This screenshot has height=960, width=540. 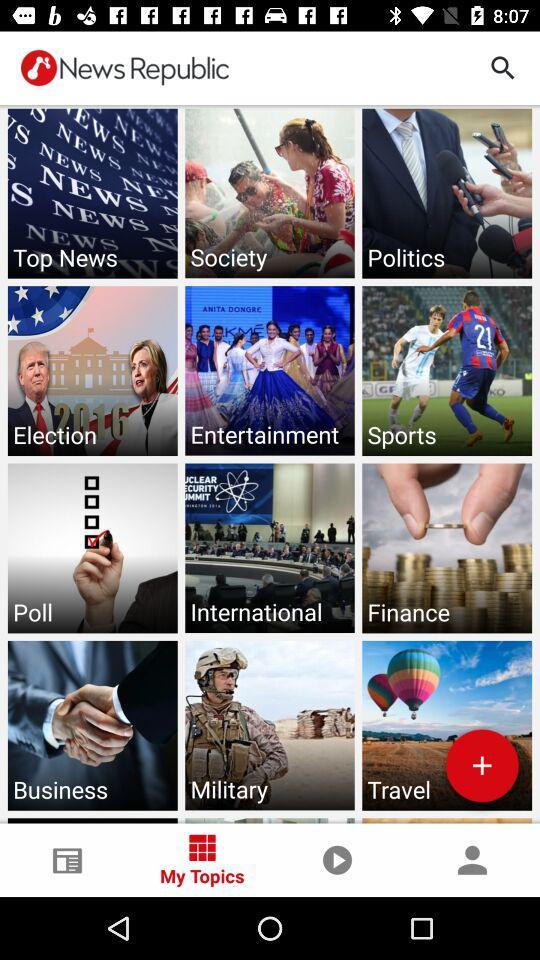 I want to click on the photo beside the add icon, so click(x=270, y=724).